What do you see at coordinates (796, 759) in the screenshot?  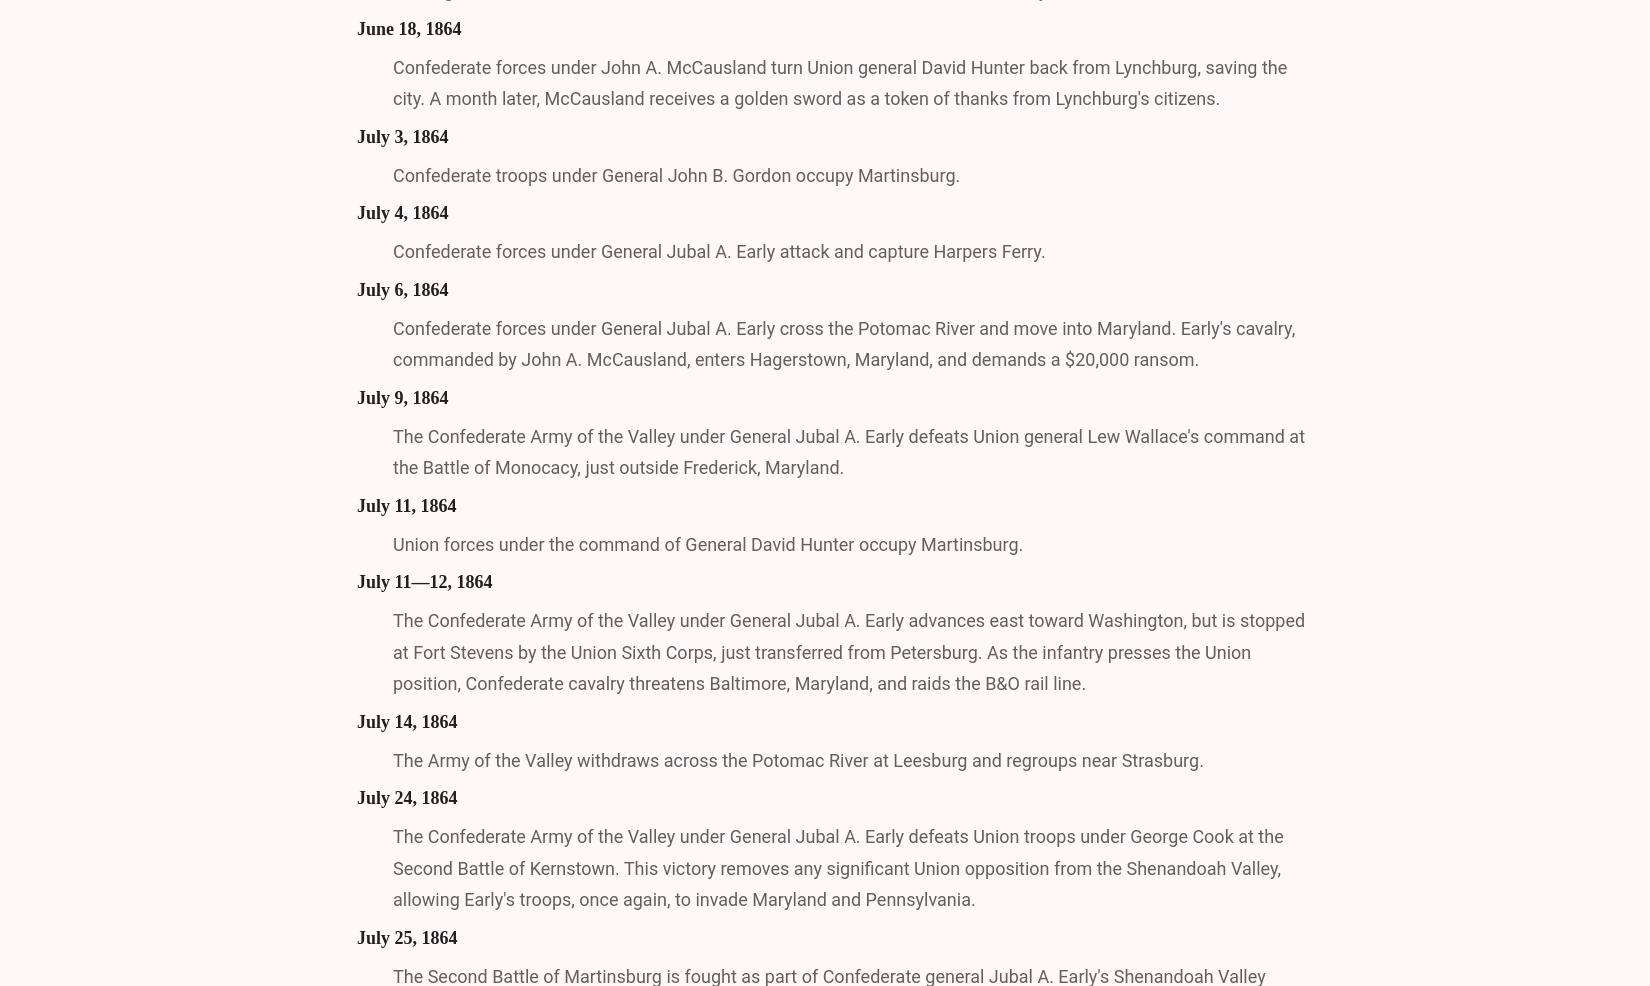 I see `'The Army of the Valley withdraws across the Potomac River at Leesburg and regroups near Strasburg.'` at bounding box center [796, 759].